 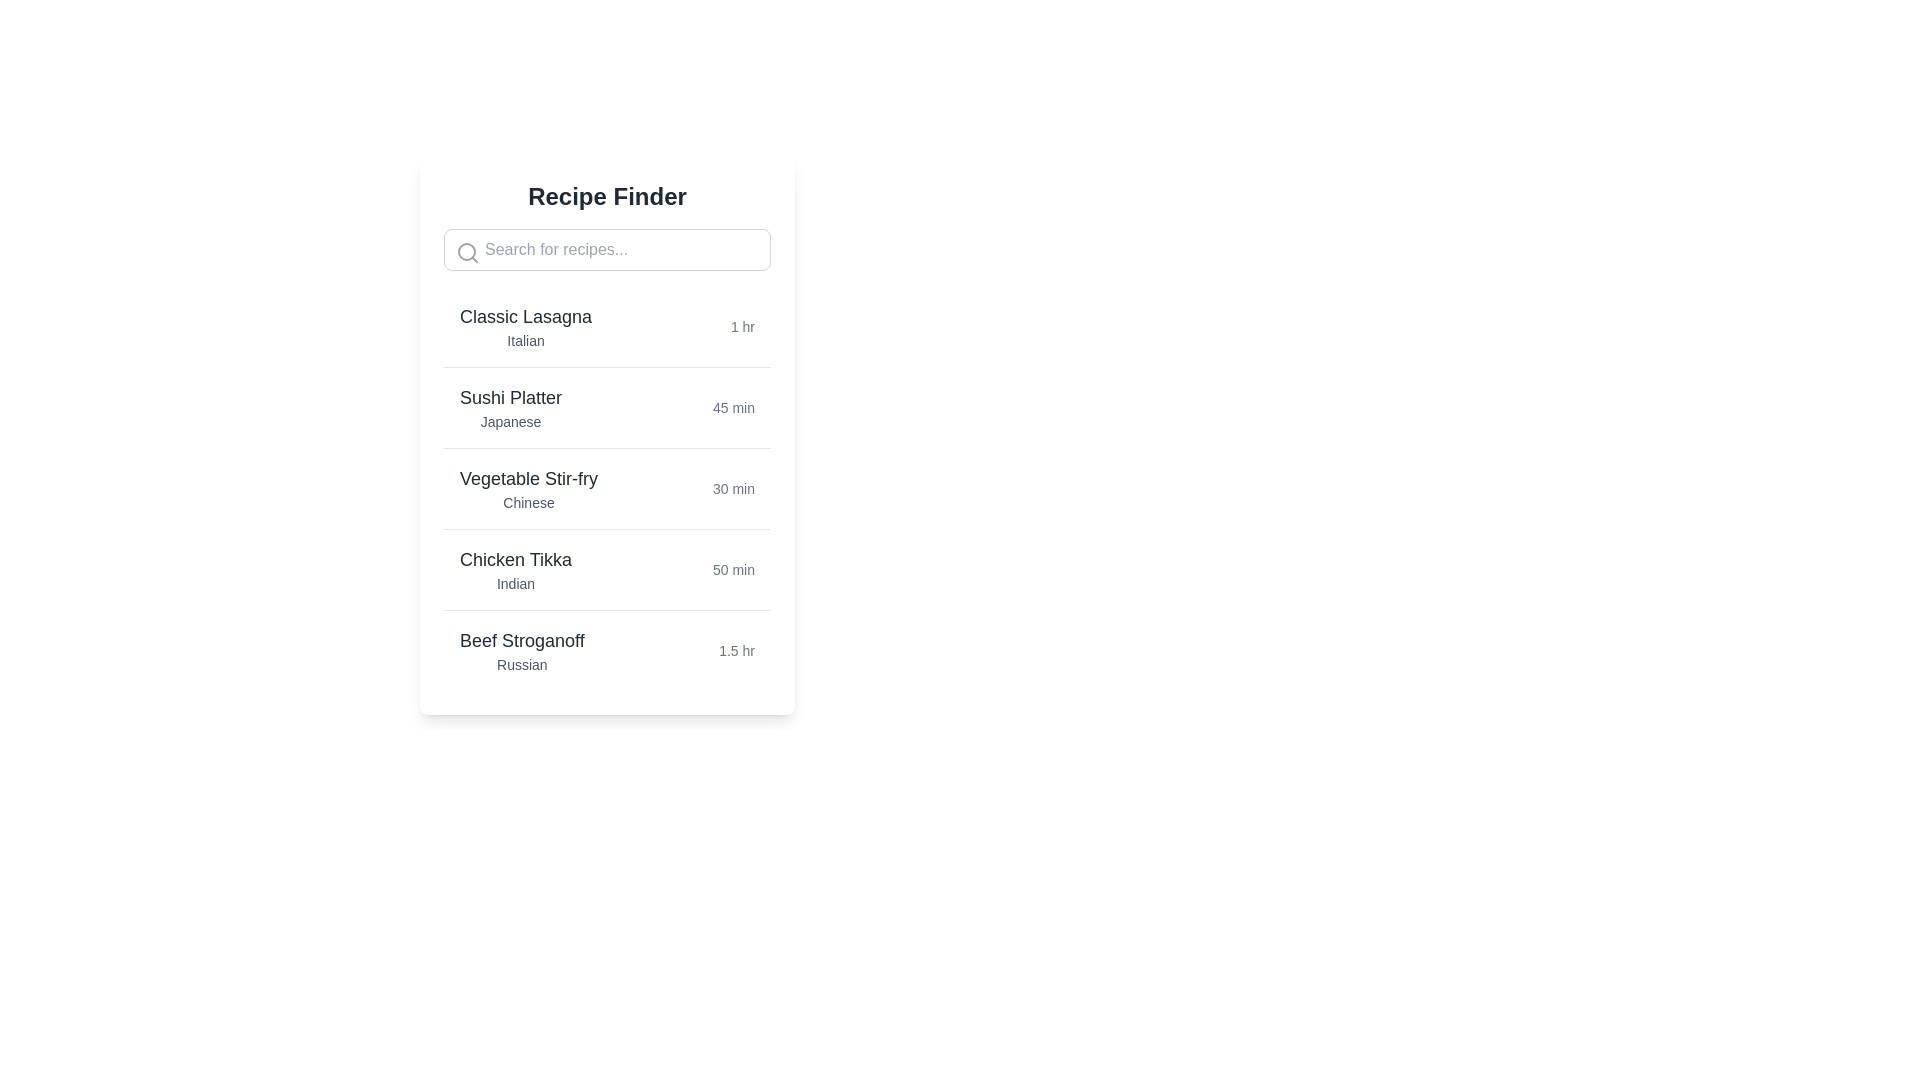 What do you see at coordinates (465, 250) in the screenshot?
I see `the SVG circle inside the search icon located near the left edge of the search input box, just below the title 'Recipe Finder'` at bounding box center [465, 250].